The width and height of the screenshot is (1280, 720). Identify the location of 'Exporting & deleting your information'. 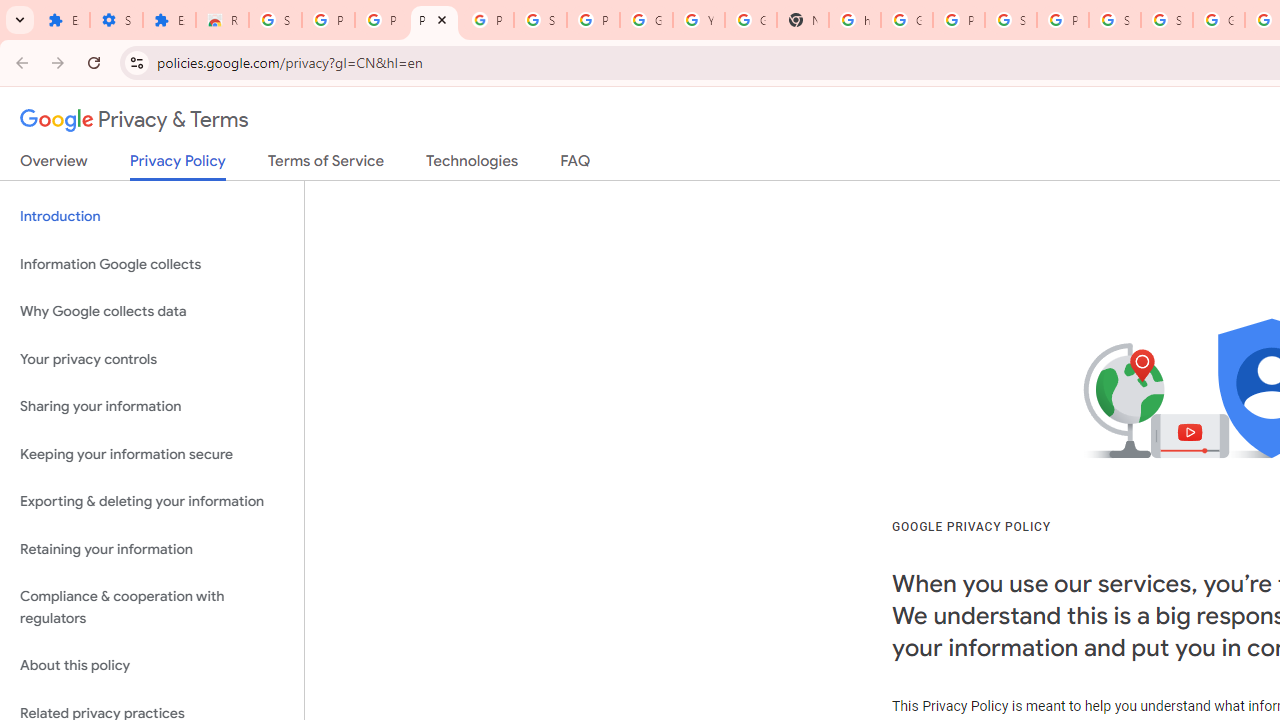
(151, 501).